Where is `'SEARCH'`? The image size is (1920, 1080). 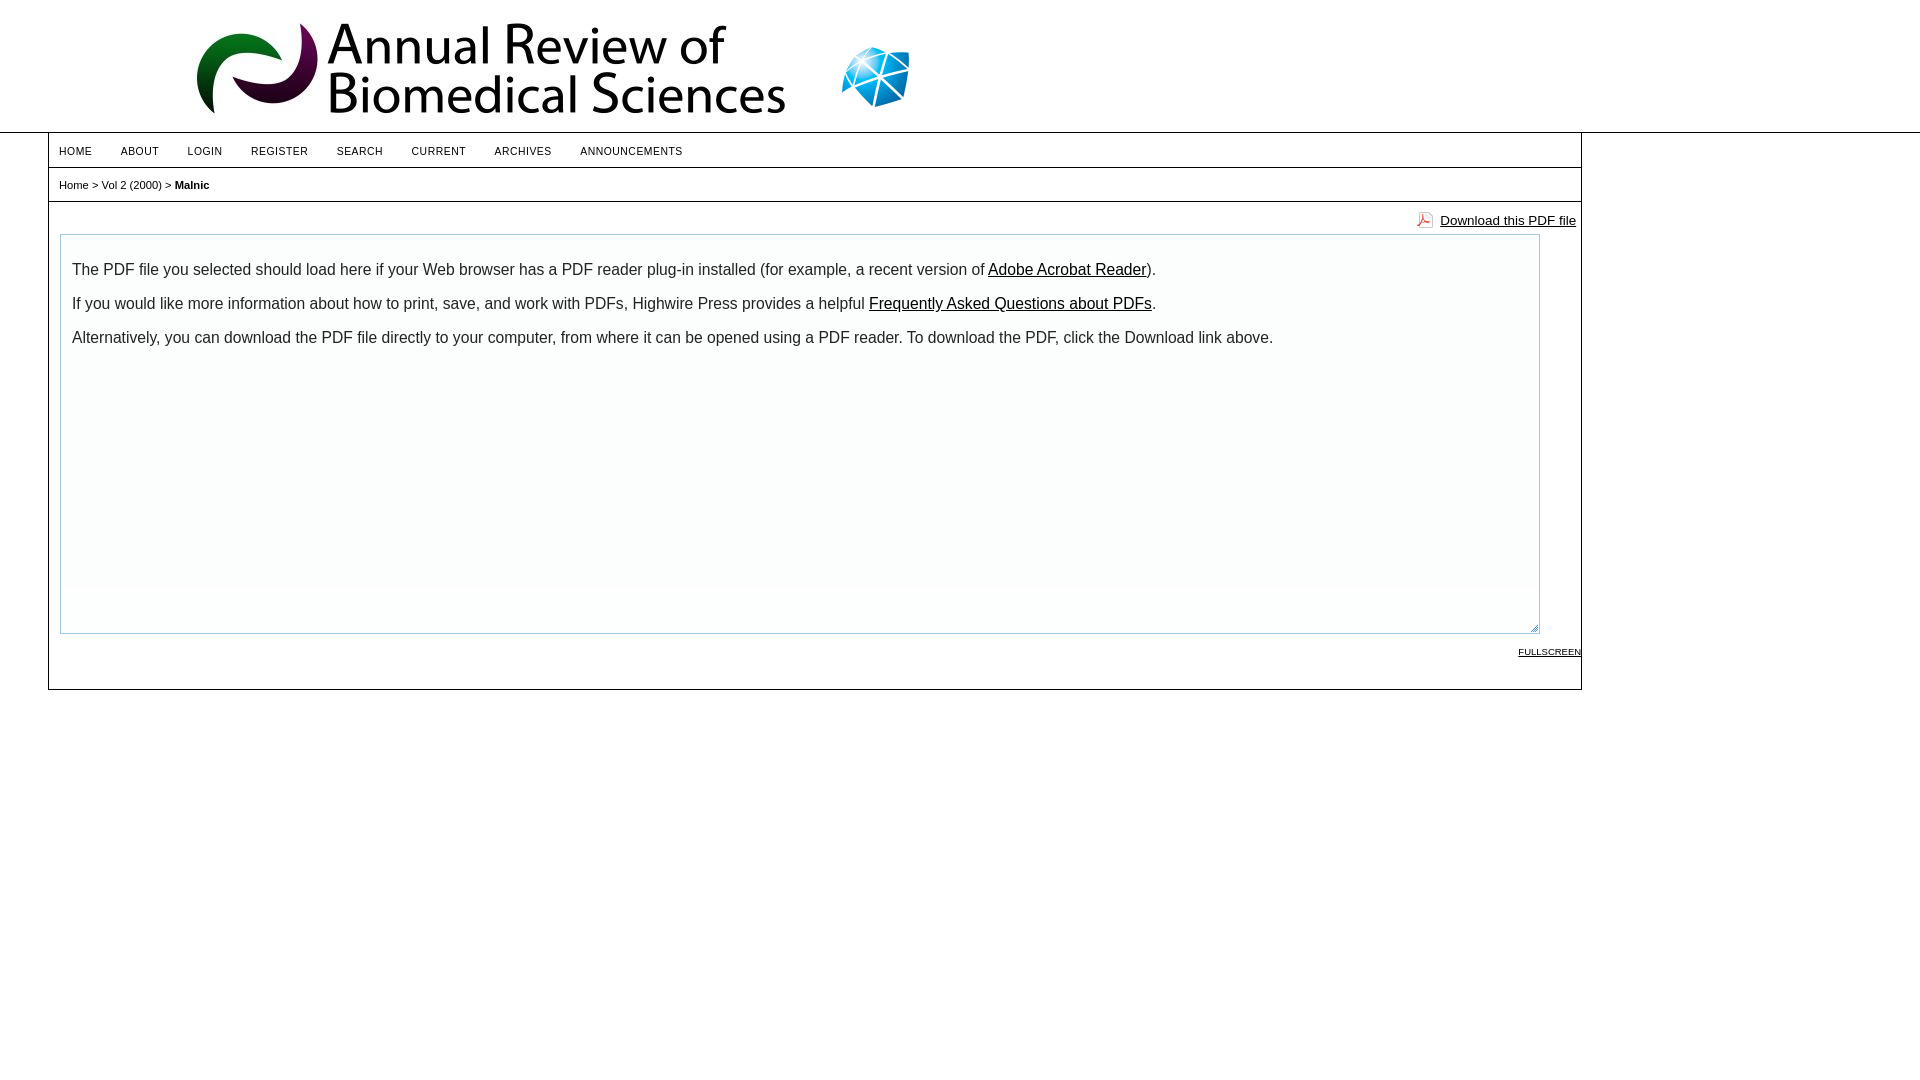 'SEARCH' is located at coordinates (336, 150).